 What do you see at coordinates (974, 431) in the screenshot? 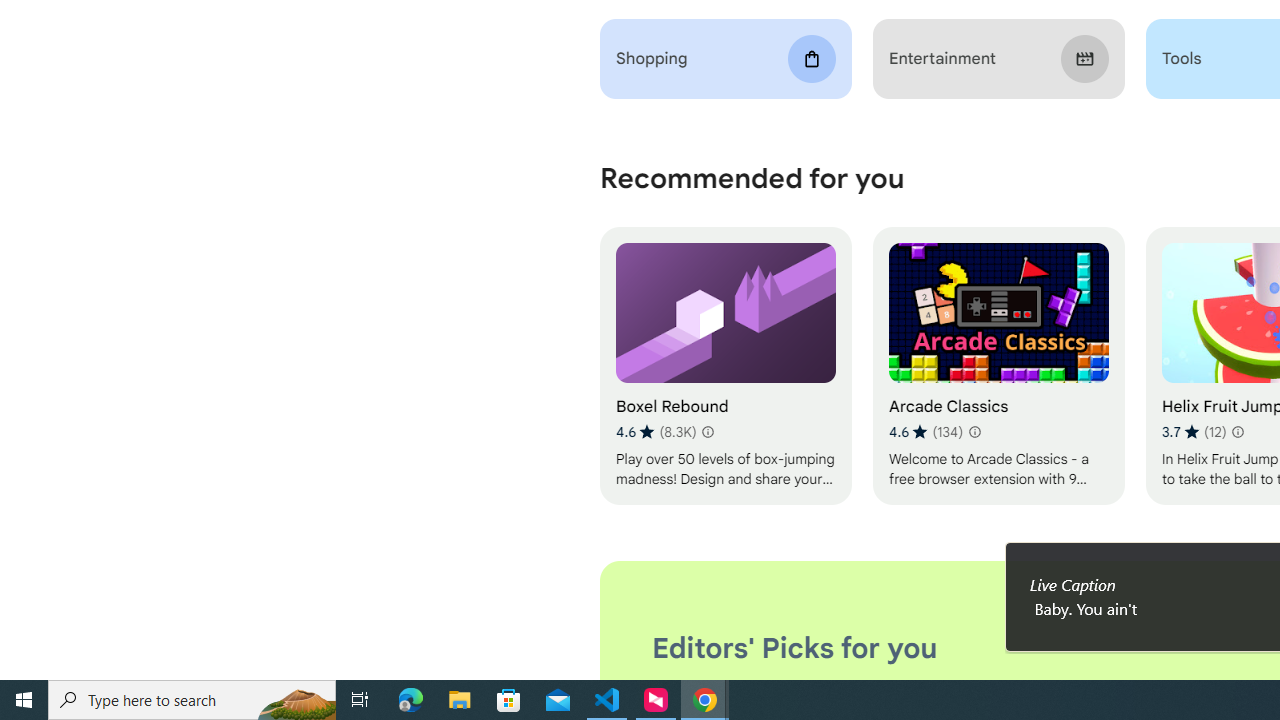
I see `'Learn more about results and reviews "Arcade Classics"'` at bounding box center [974, 431].